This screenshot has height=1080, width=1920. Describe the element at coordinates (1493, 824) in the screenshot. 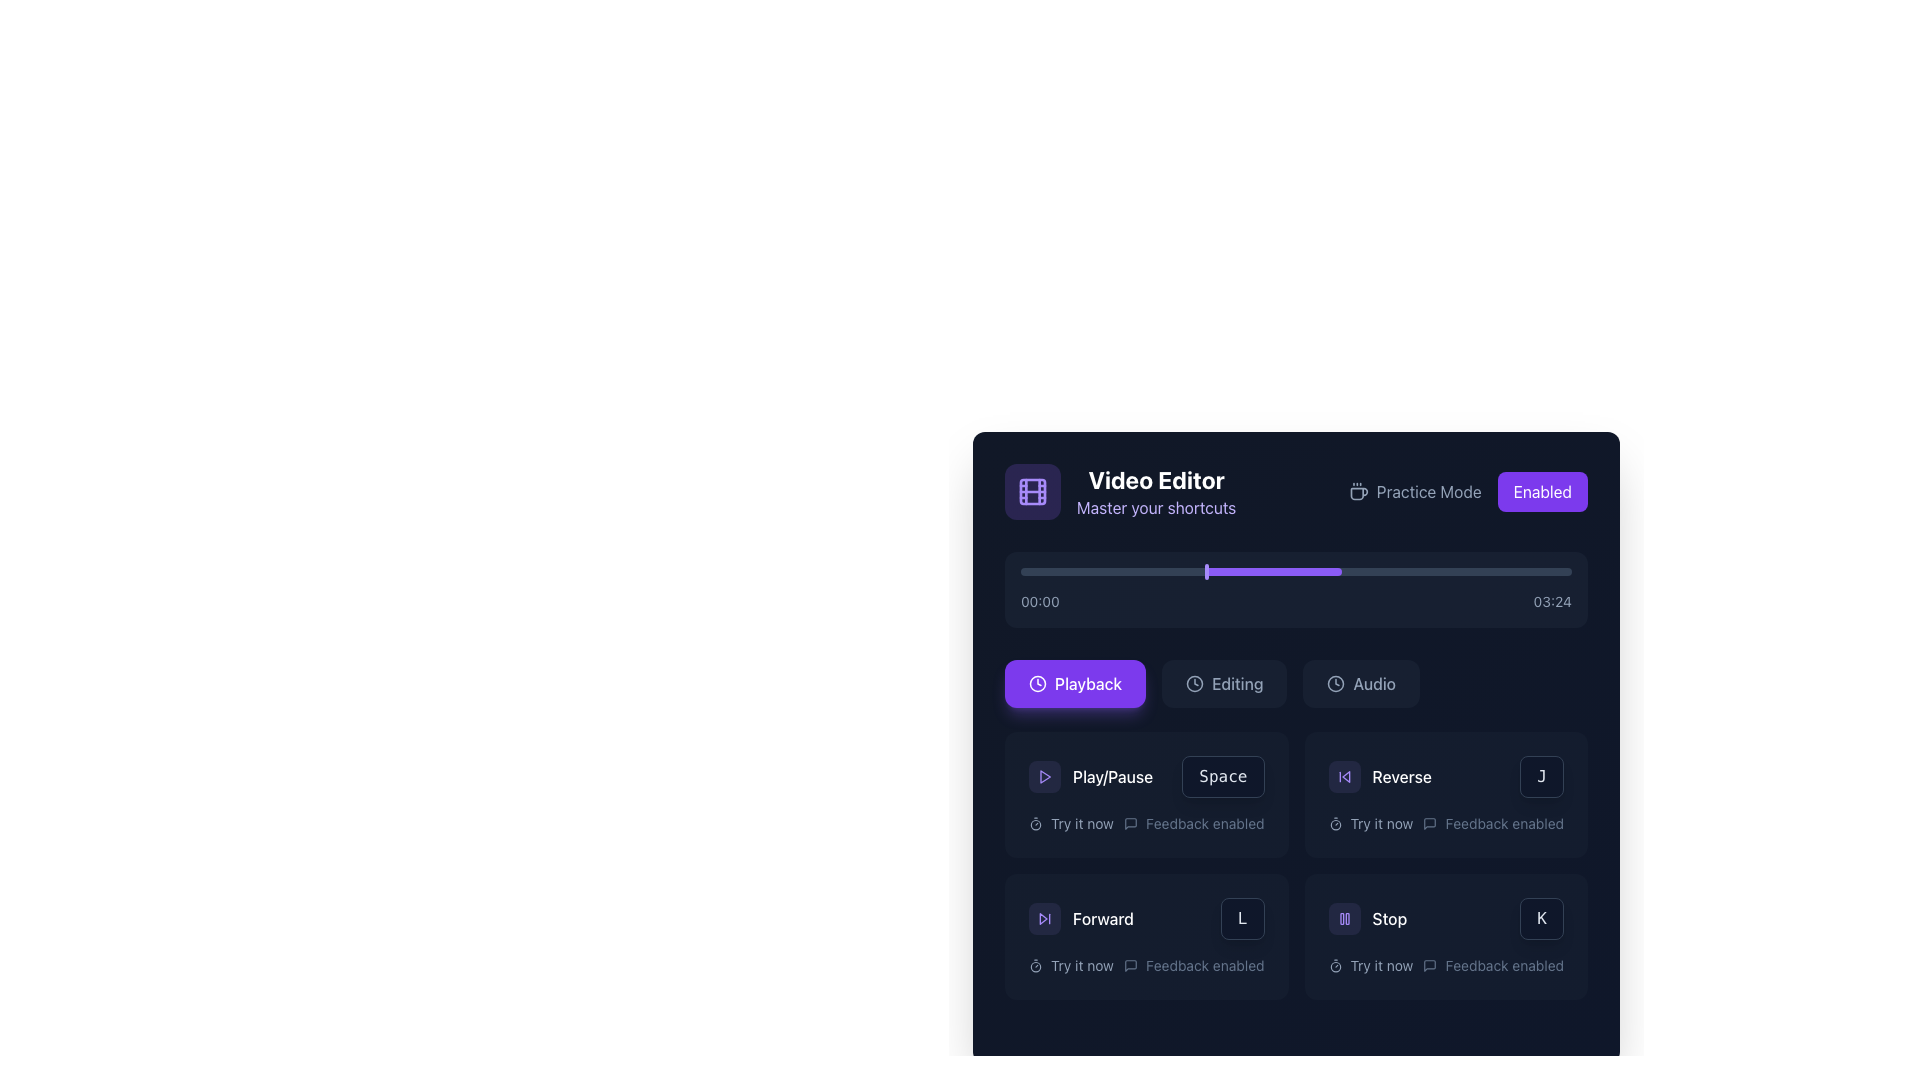

I see `the label with icon indicating that feedback functionality is enabled, positioned beneath the 'Reverse' button and adjacent to 'Try it now' and 'Feedback enabled' elements` at that location.